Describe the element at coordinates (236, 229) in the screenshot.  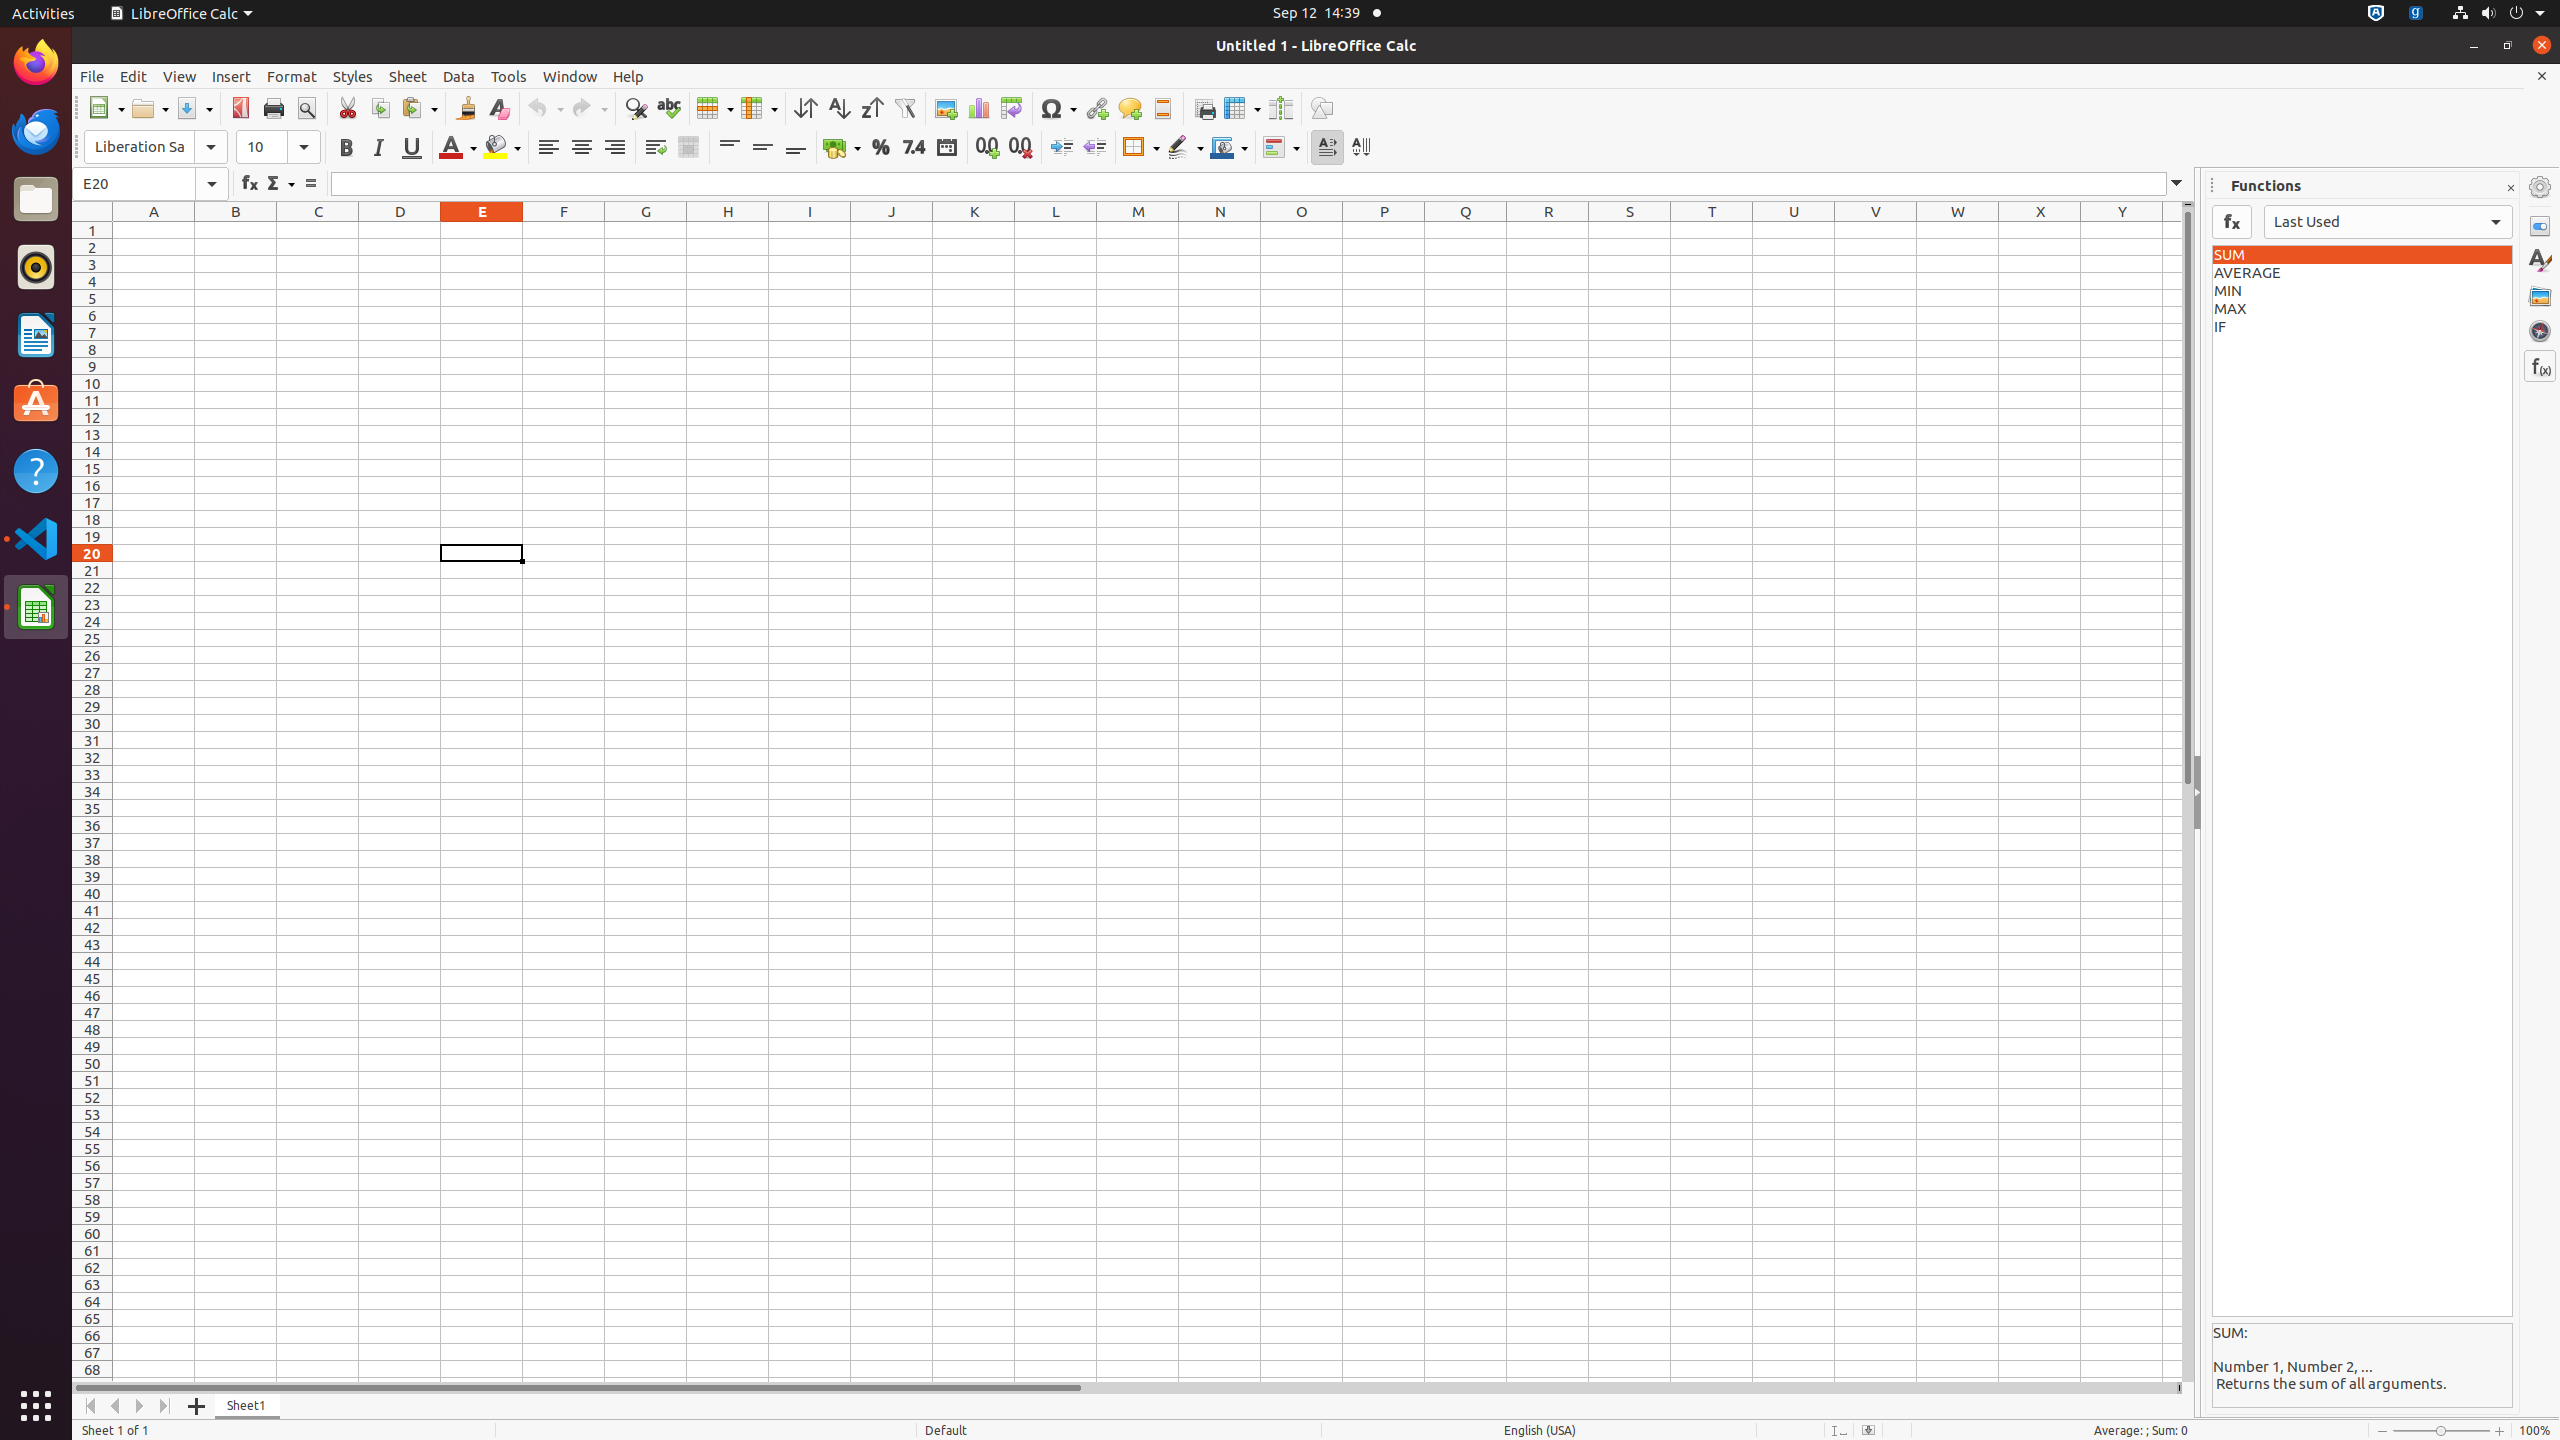
I see `'B1'` at that location.